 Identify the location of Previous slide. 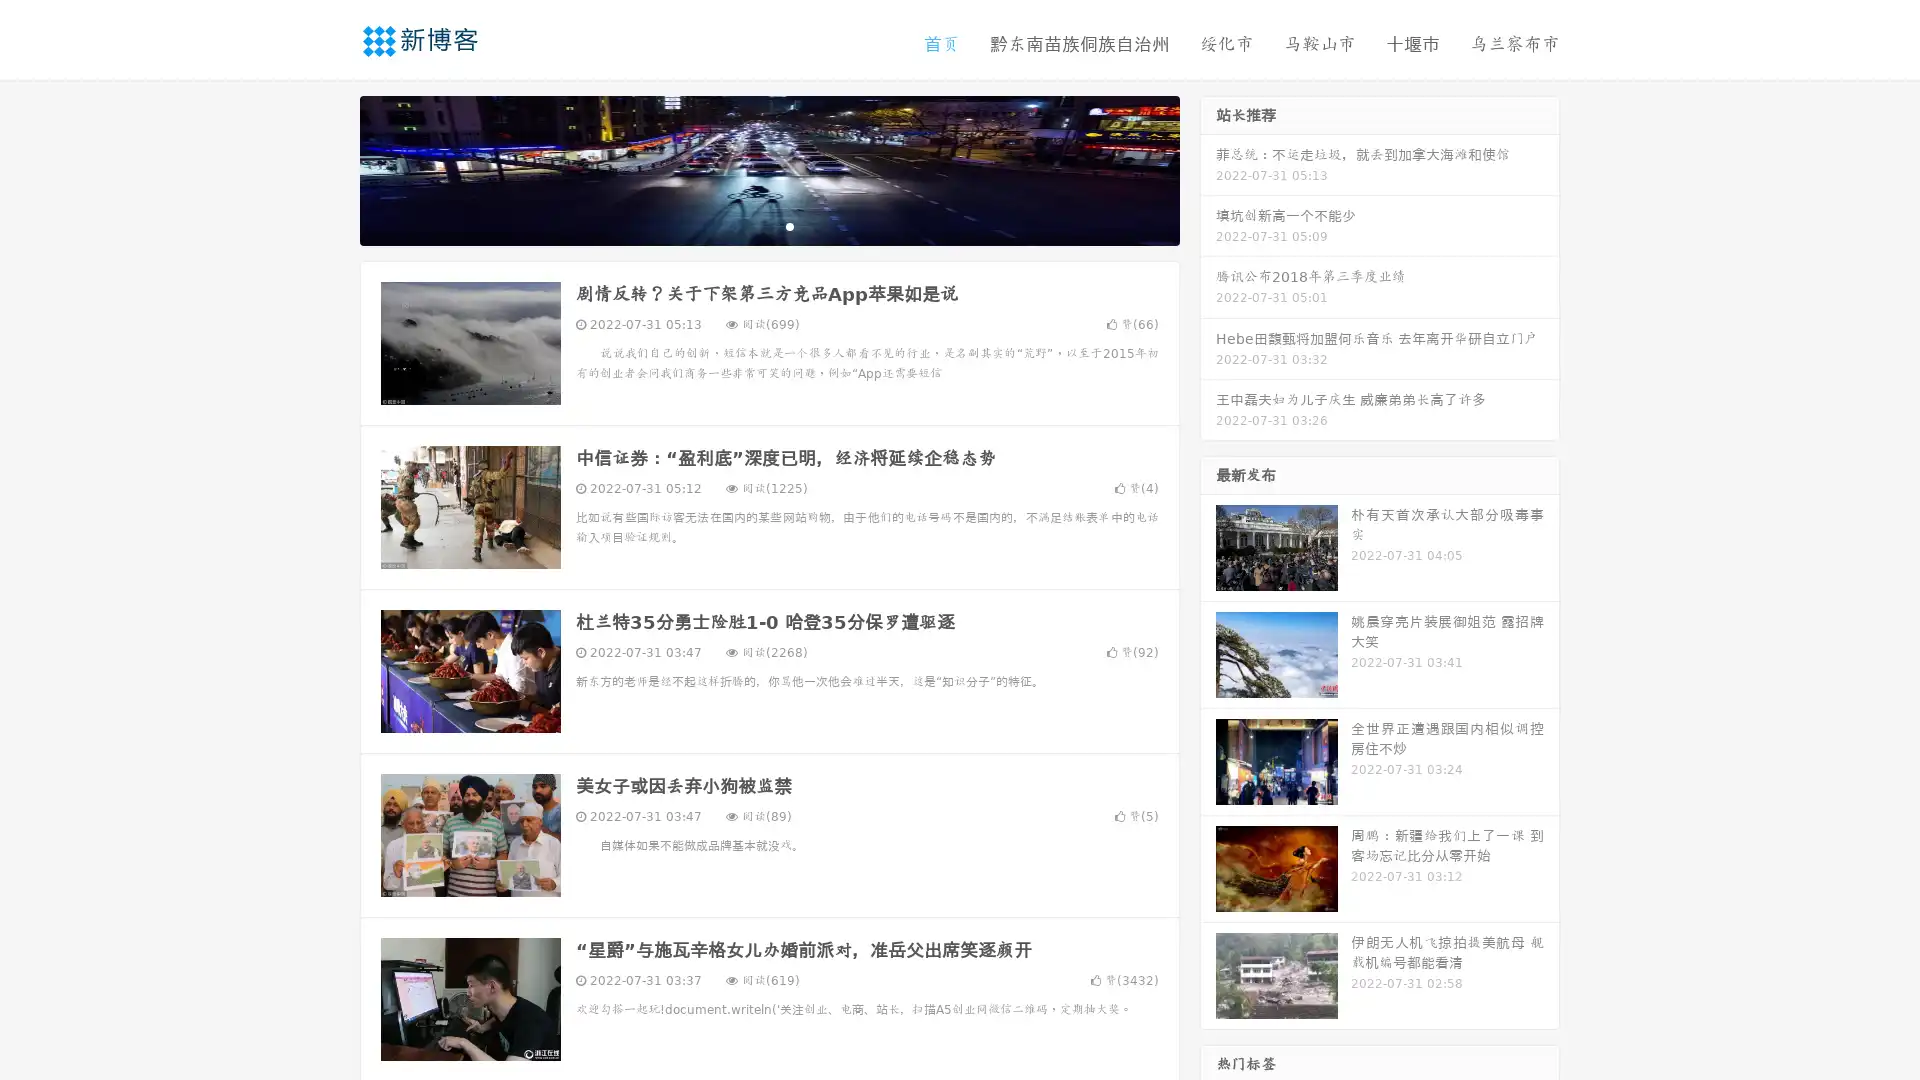
(330, 168).